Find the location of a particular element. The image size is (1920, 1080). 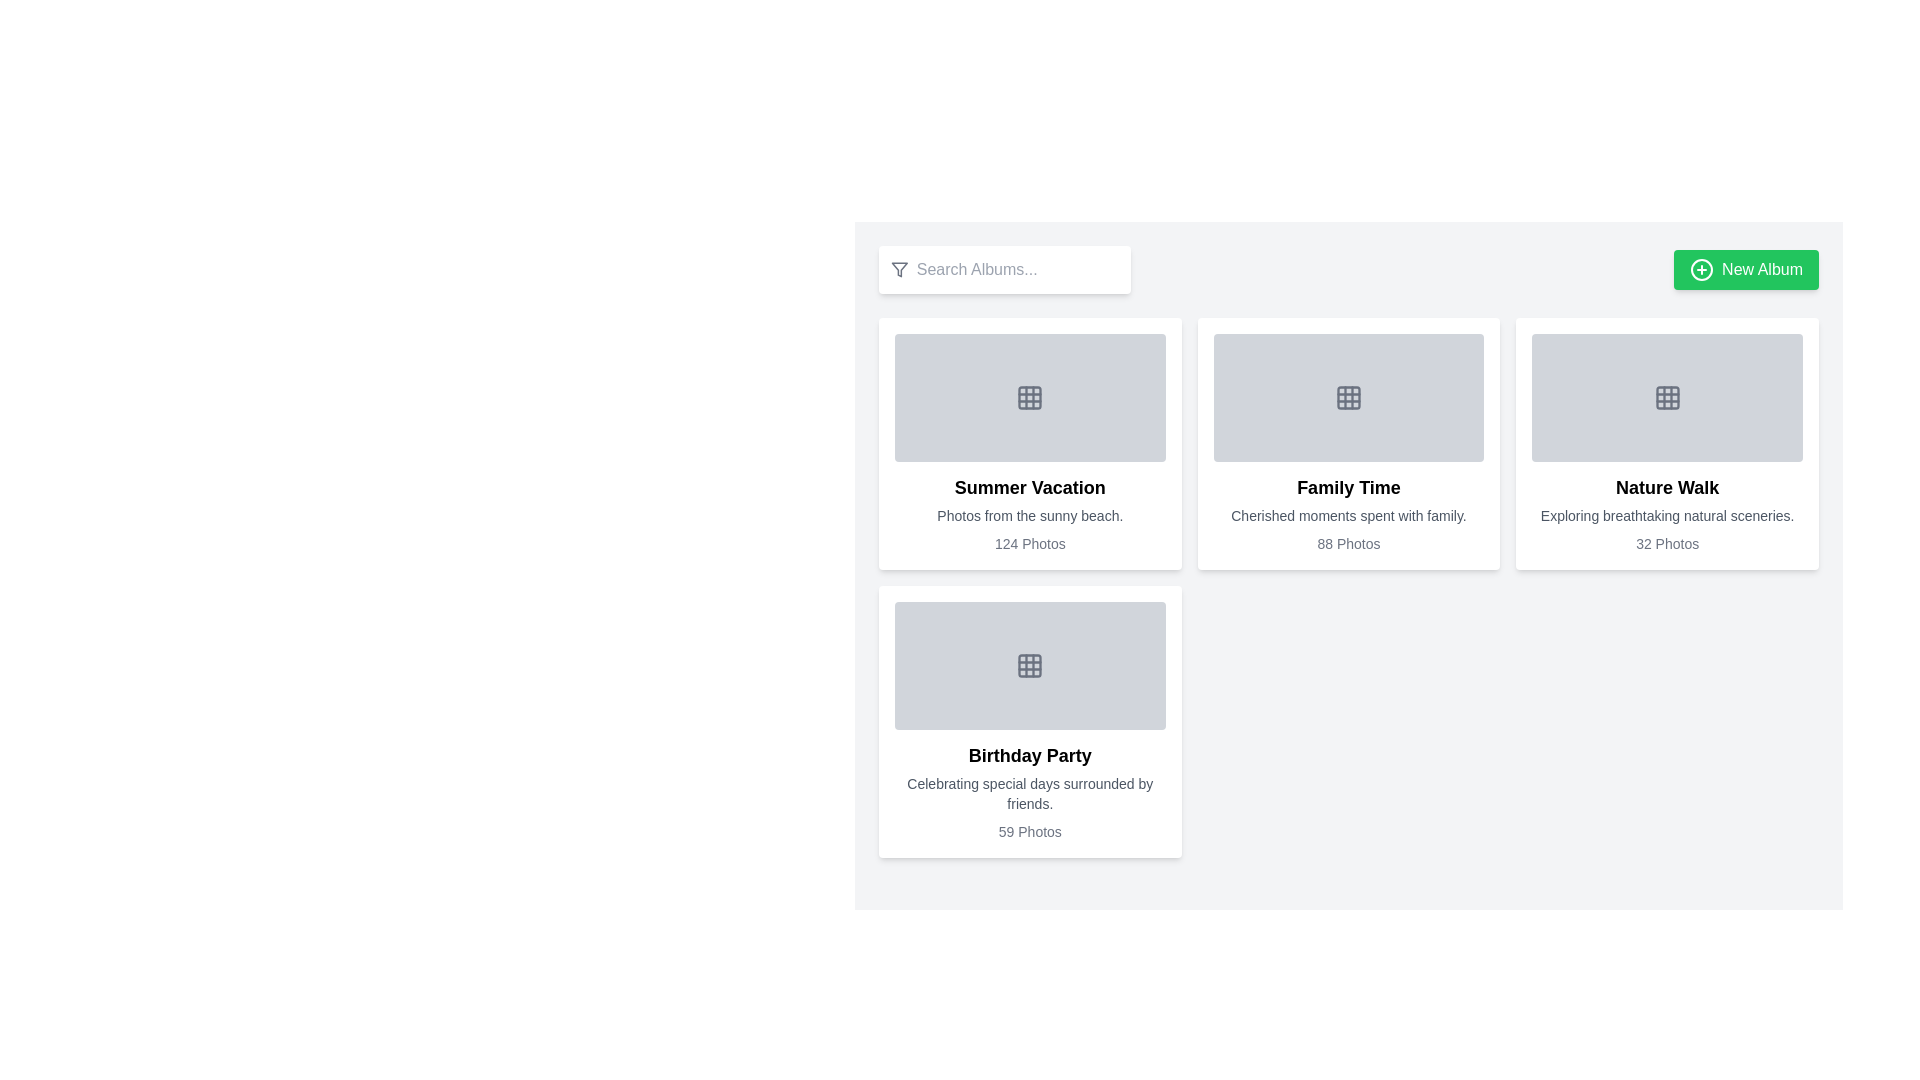

the static text label titled 'Family Time' located at the top of the middle card in a horizontally aligned group of three cards is located at coordinates (1348, 488).